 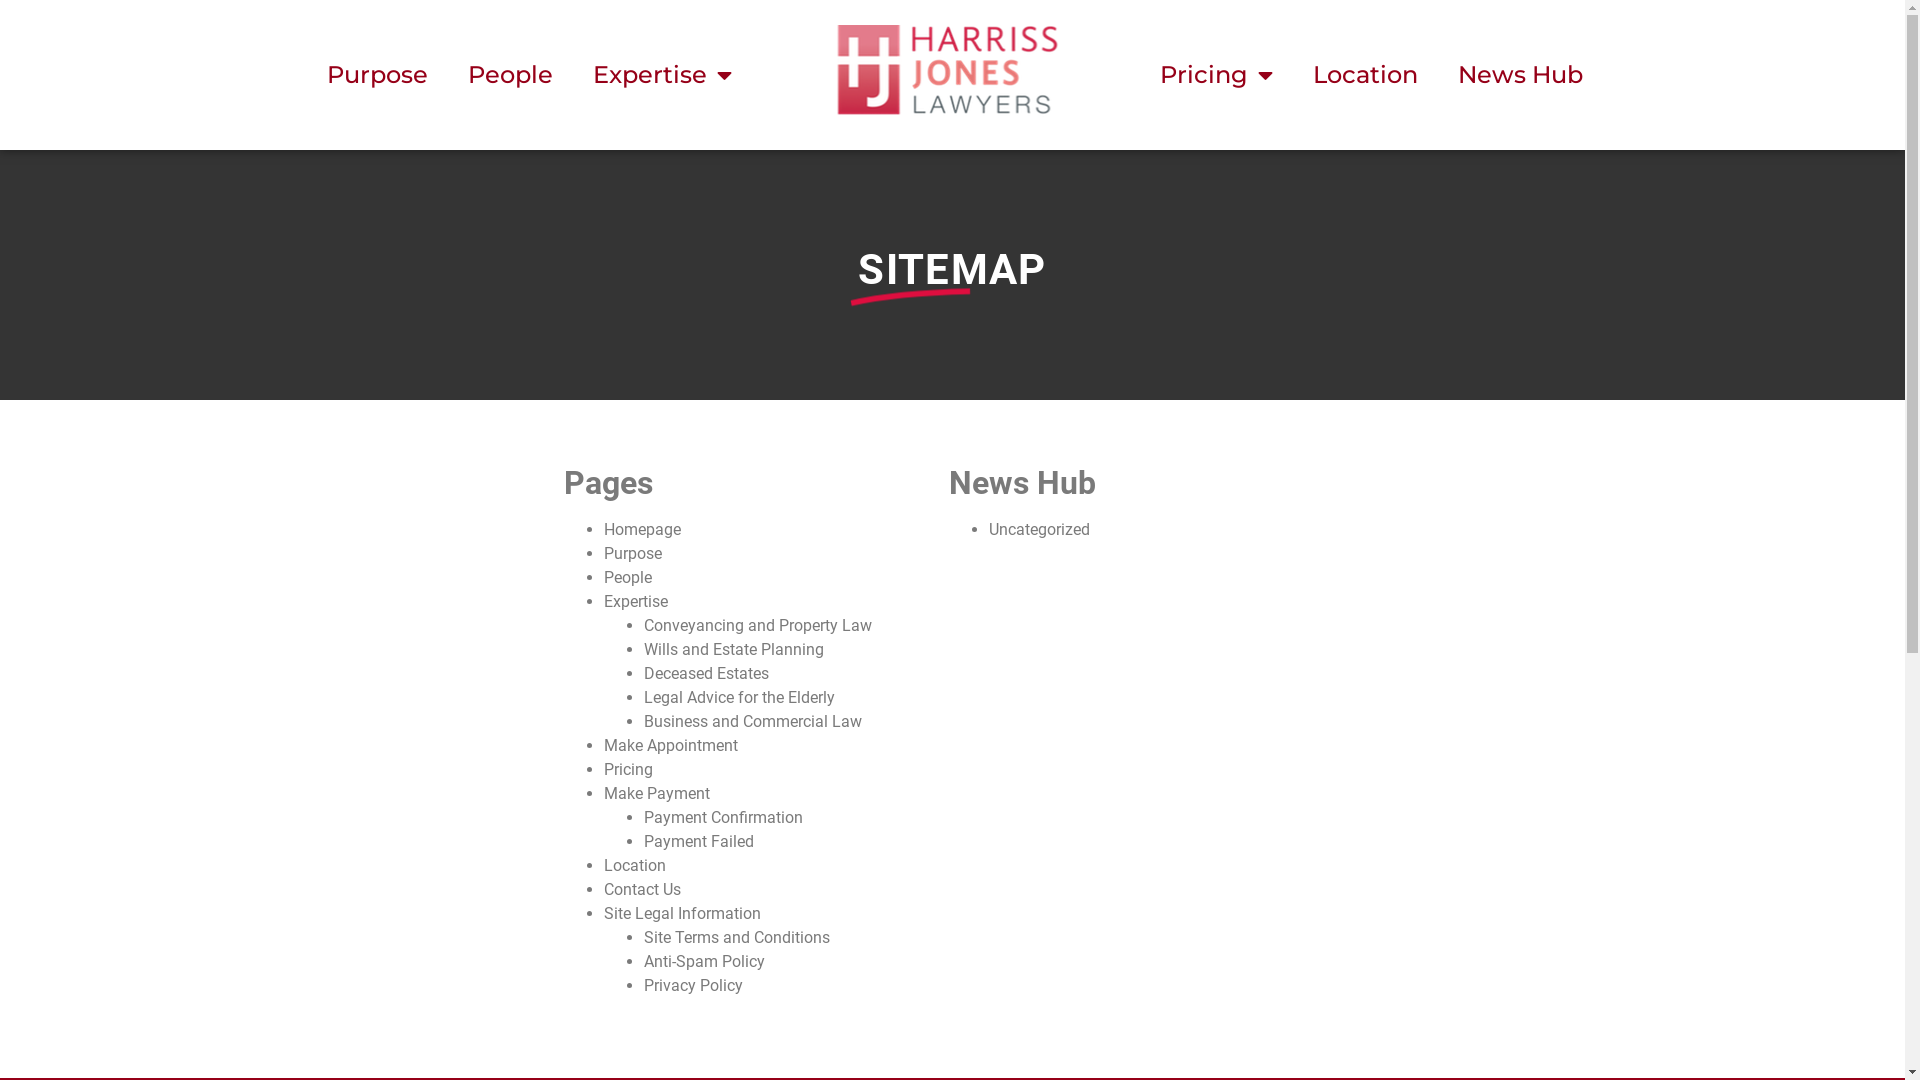 I want to click on 'Homepage', so click(x=642, y=528).